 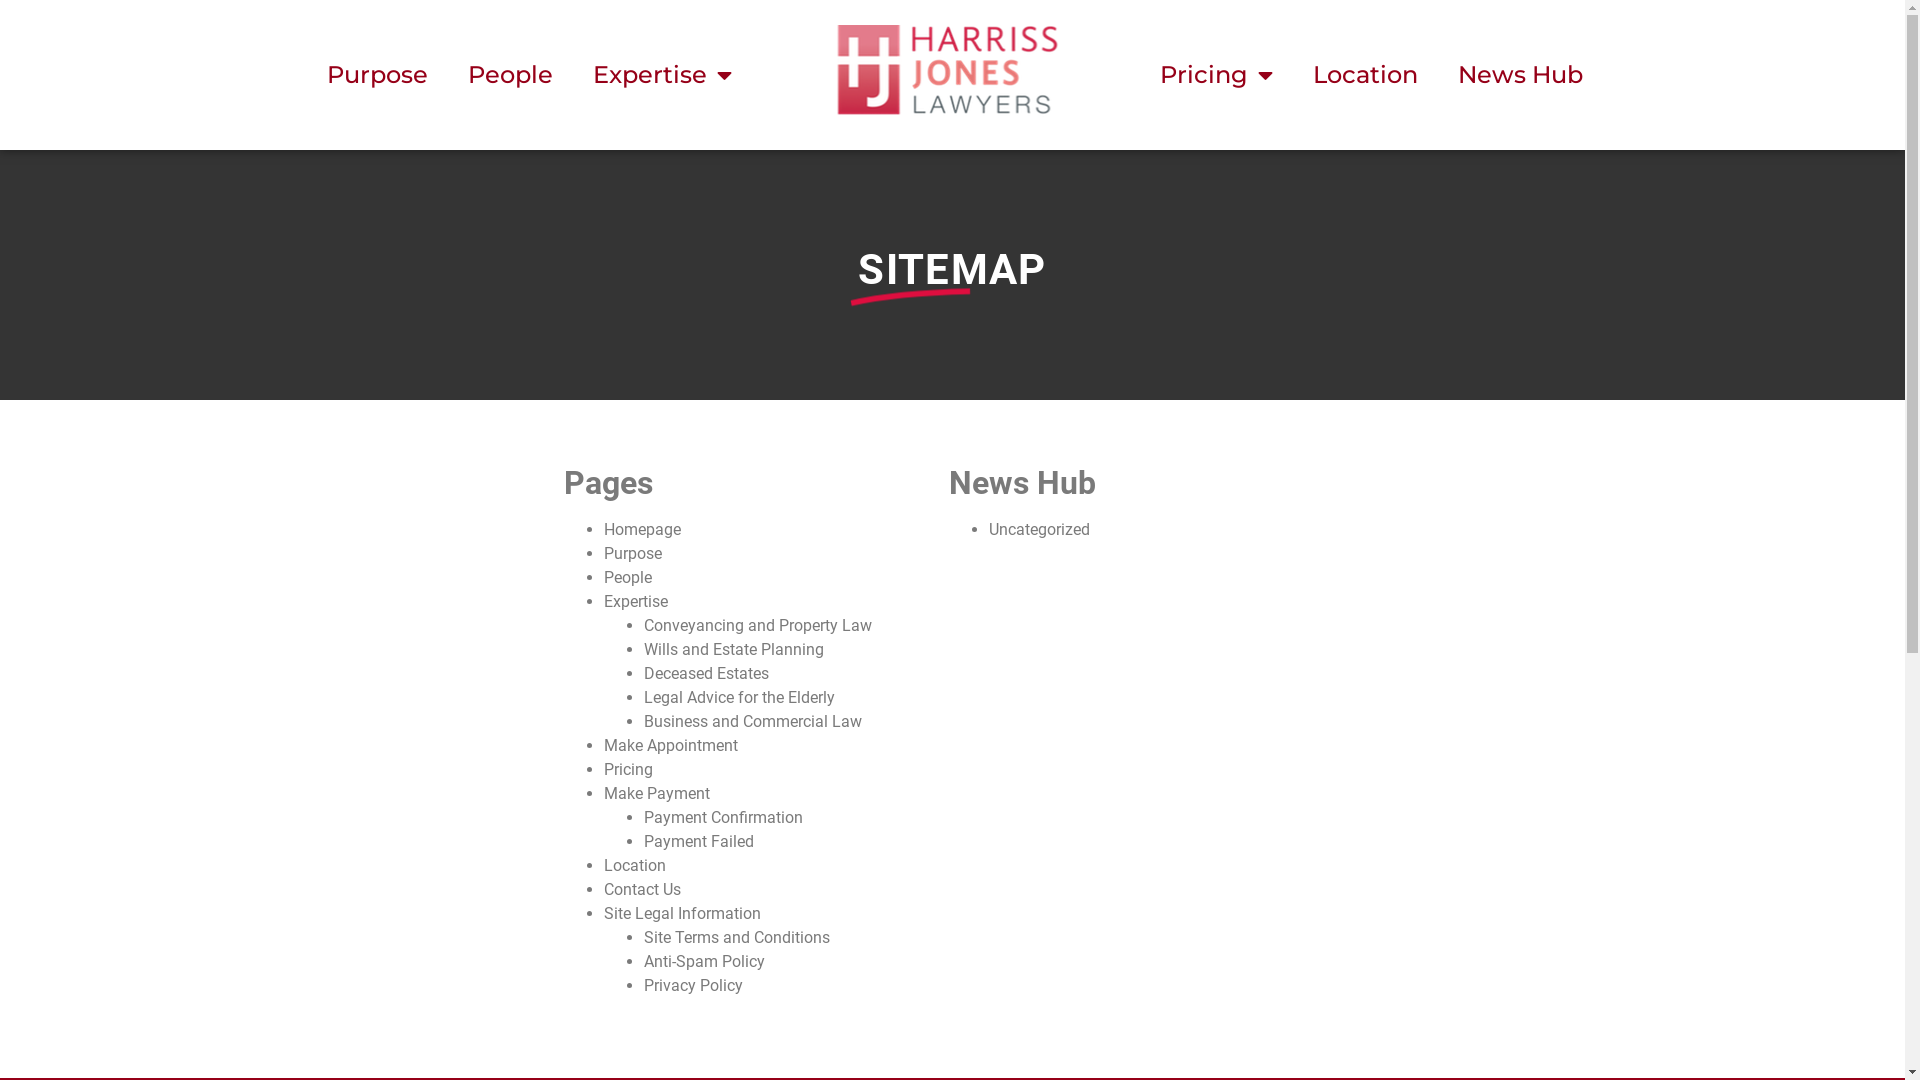 I want to click on 'Homepage', so click(x=642, y=528).